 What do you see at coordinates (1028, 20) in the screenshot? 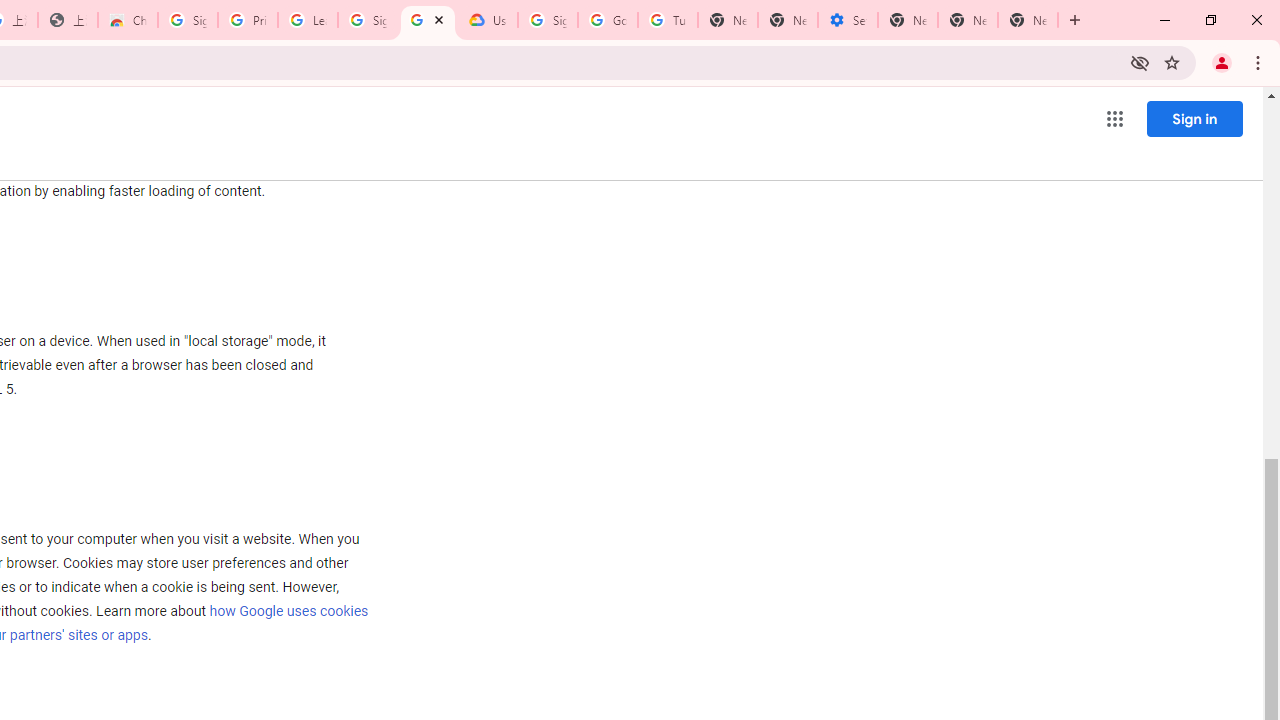
I see `'New Tab'` at bounding box center [1028, 20].